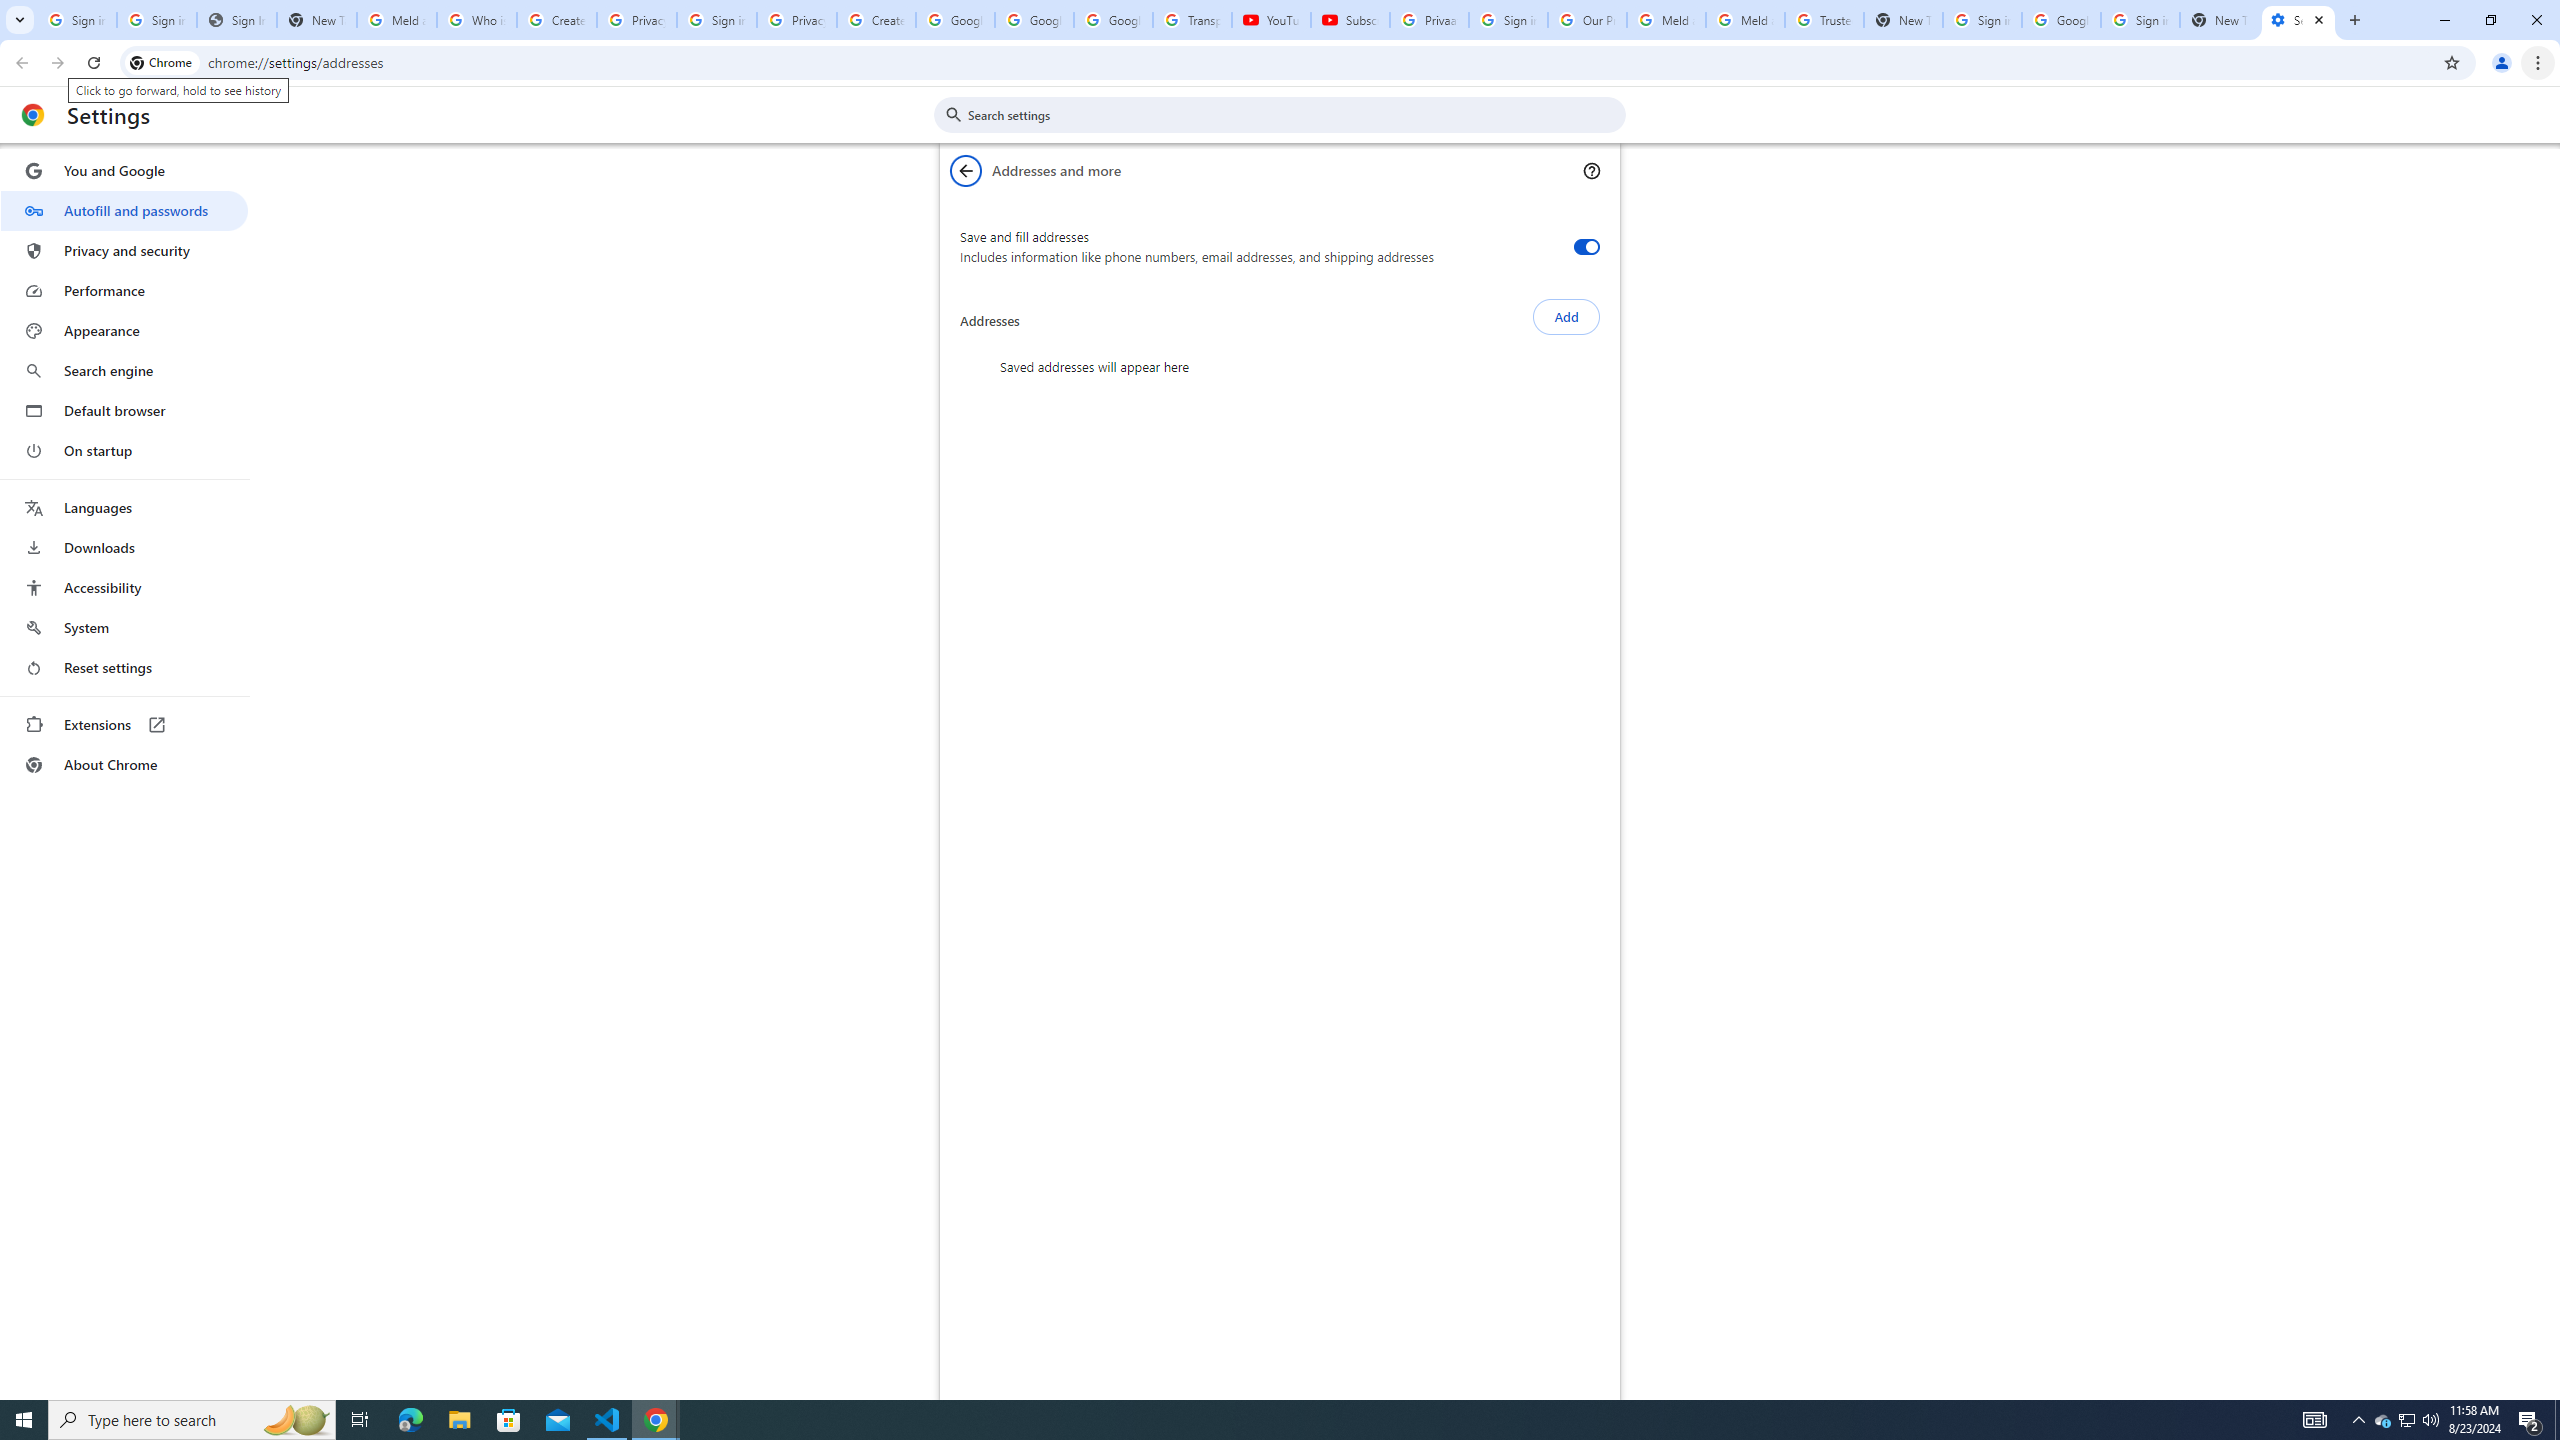  I want to click on 'Appearance', so click(123, 330).